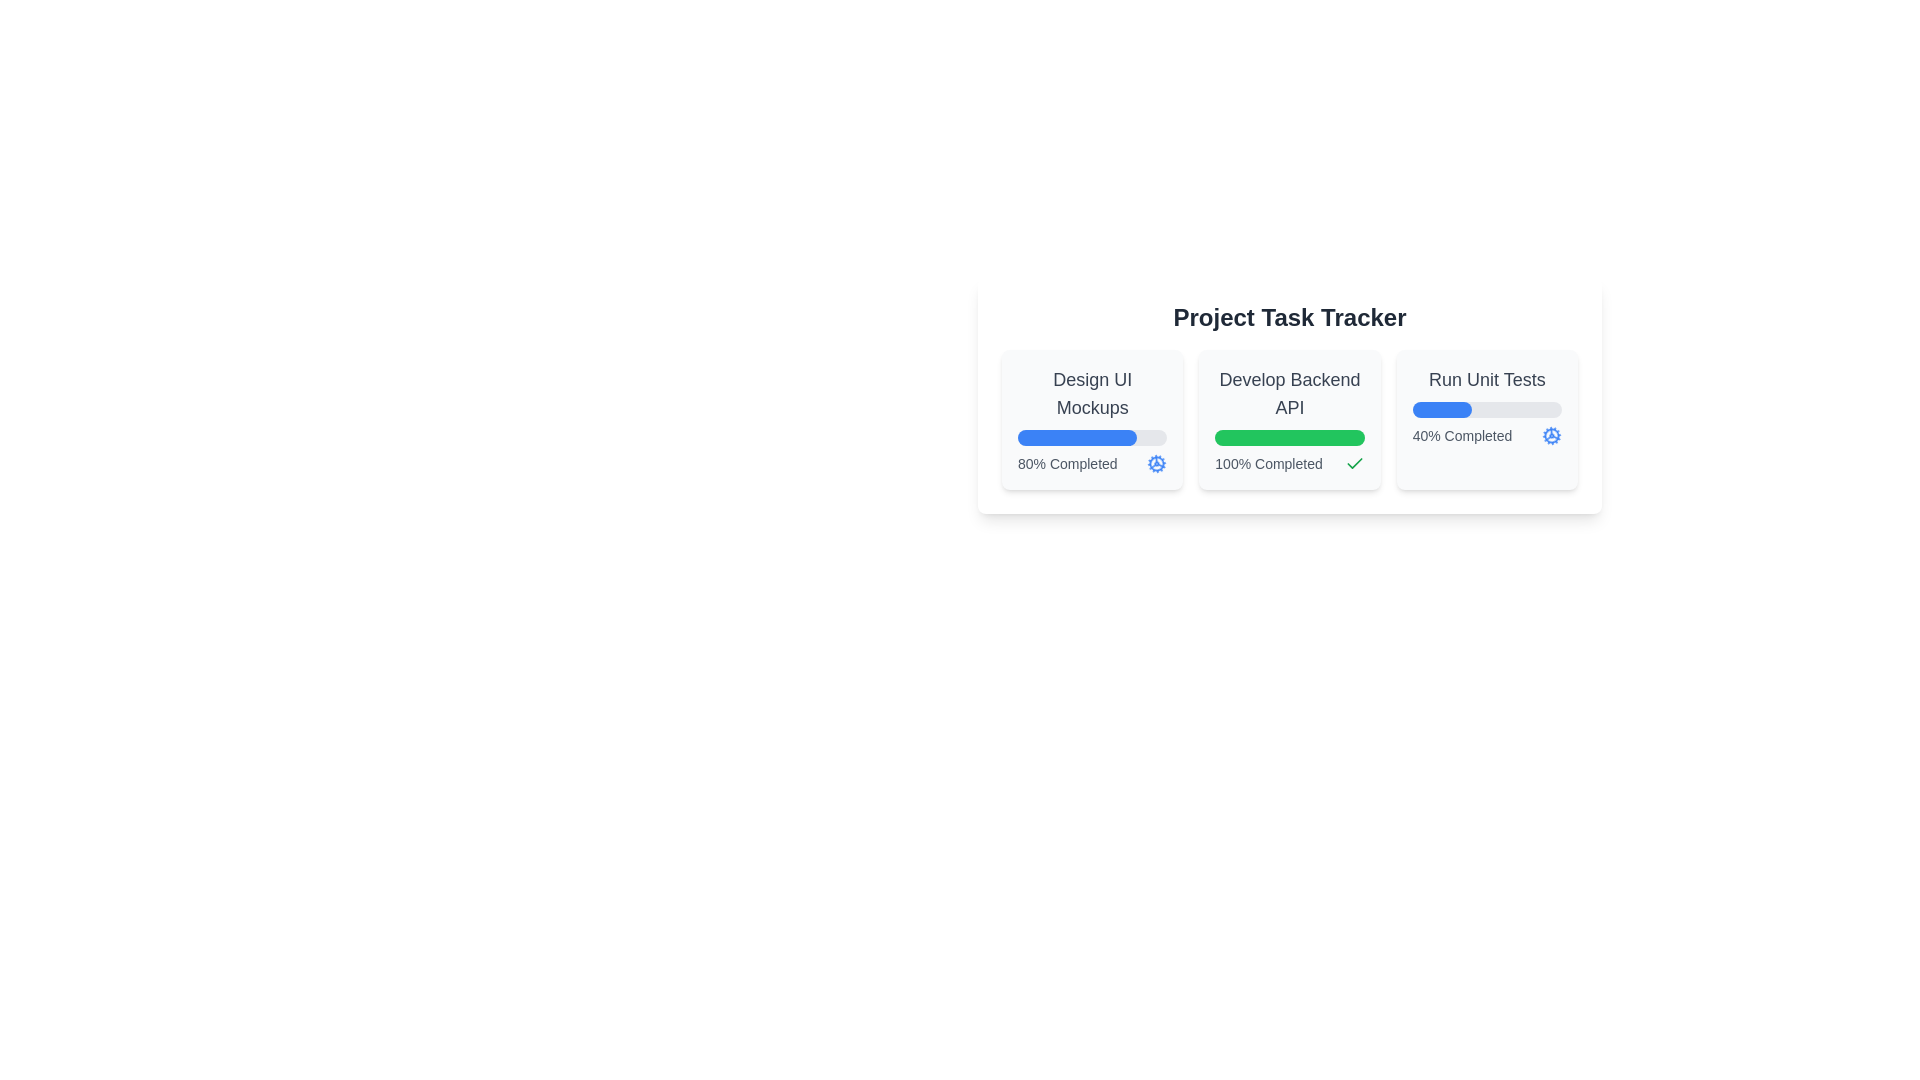  What do you see at coordinates (1487, 380) in the screenshot?
I see `the Text label that serves as a title for the unit test tasks section, positioned at the top center of the rectangular card in the Project Task Tracker layout` at bounding box center [1487, 380].